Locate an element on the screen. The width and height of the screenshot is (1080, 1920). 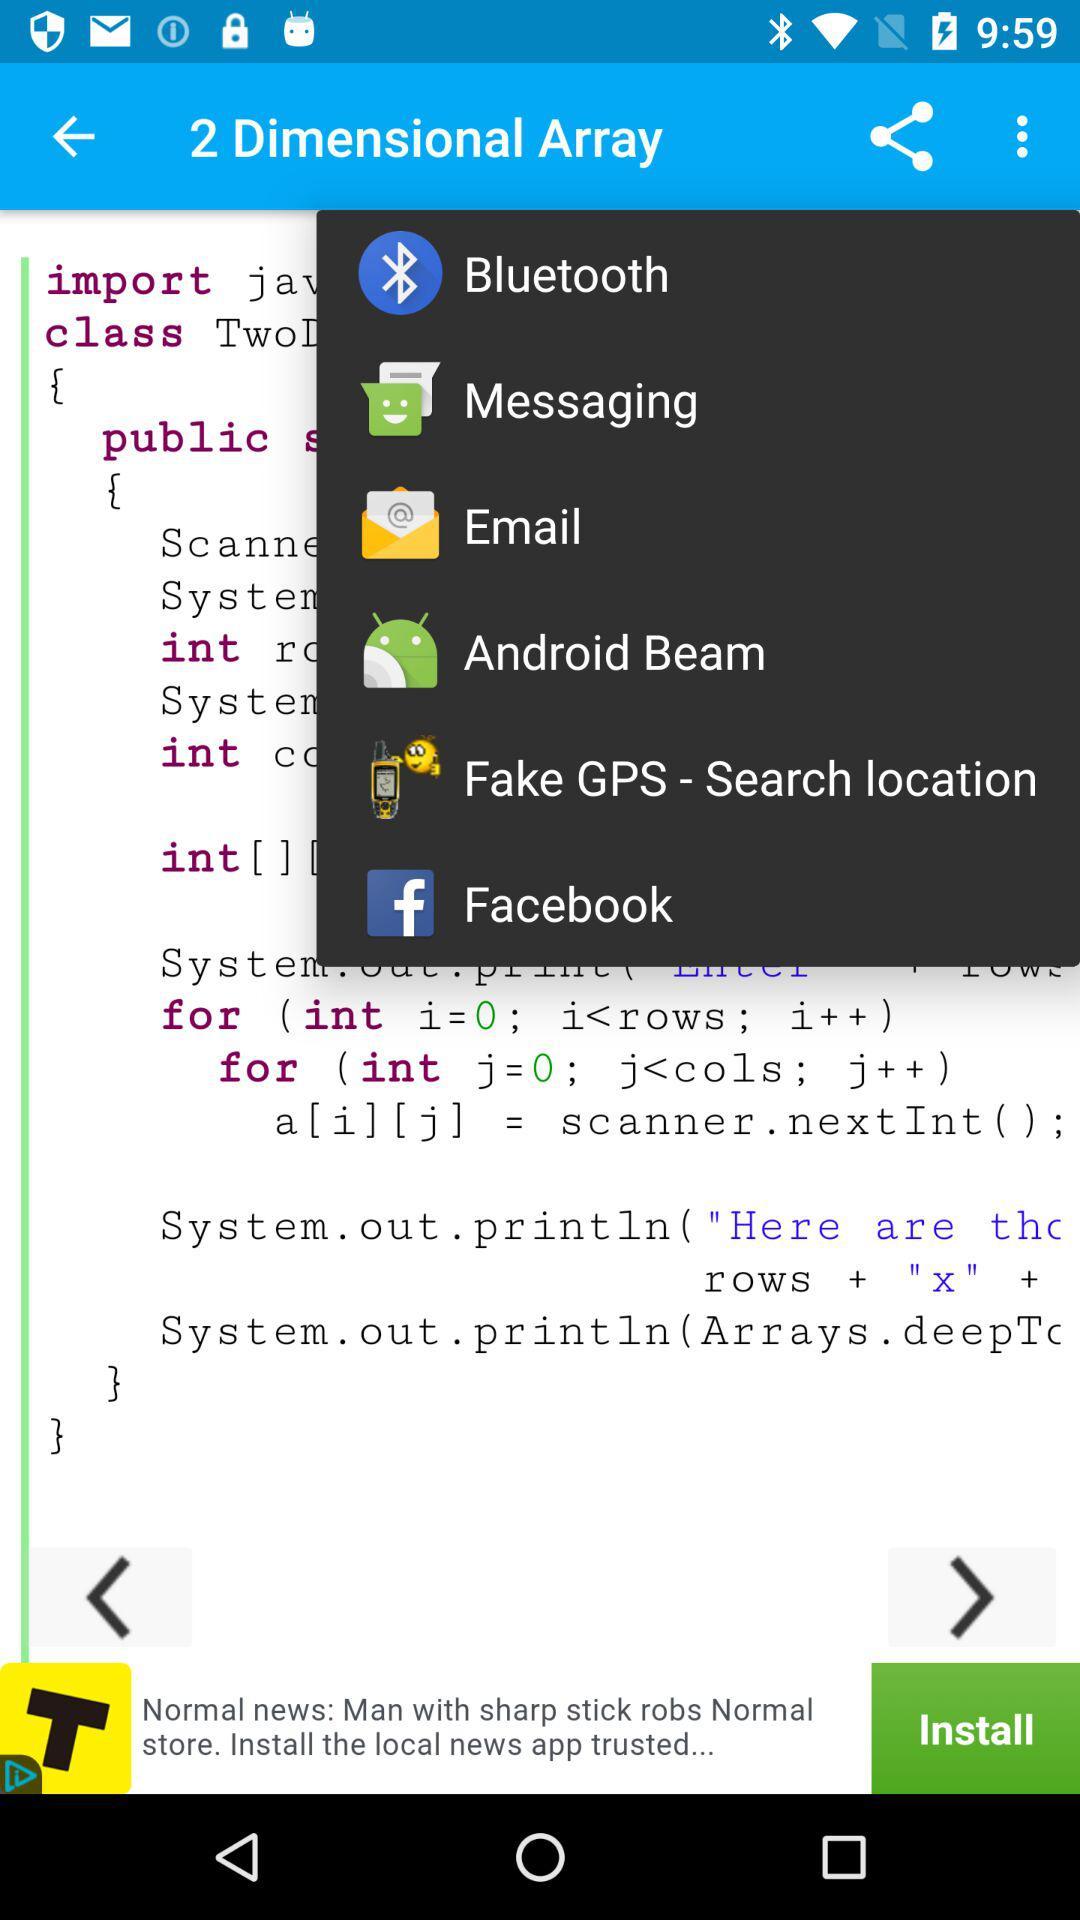
the arrow_forward icon is located at coordinates (971, 1596).